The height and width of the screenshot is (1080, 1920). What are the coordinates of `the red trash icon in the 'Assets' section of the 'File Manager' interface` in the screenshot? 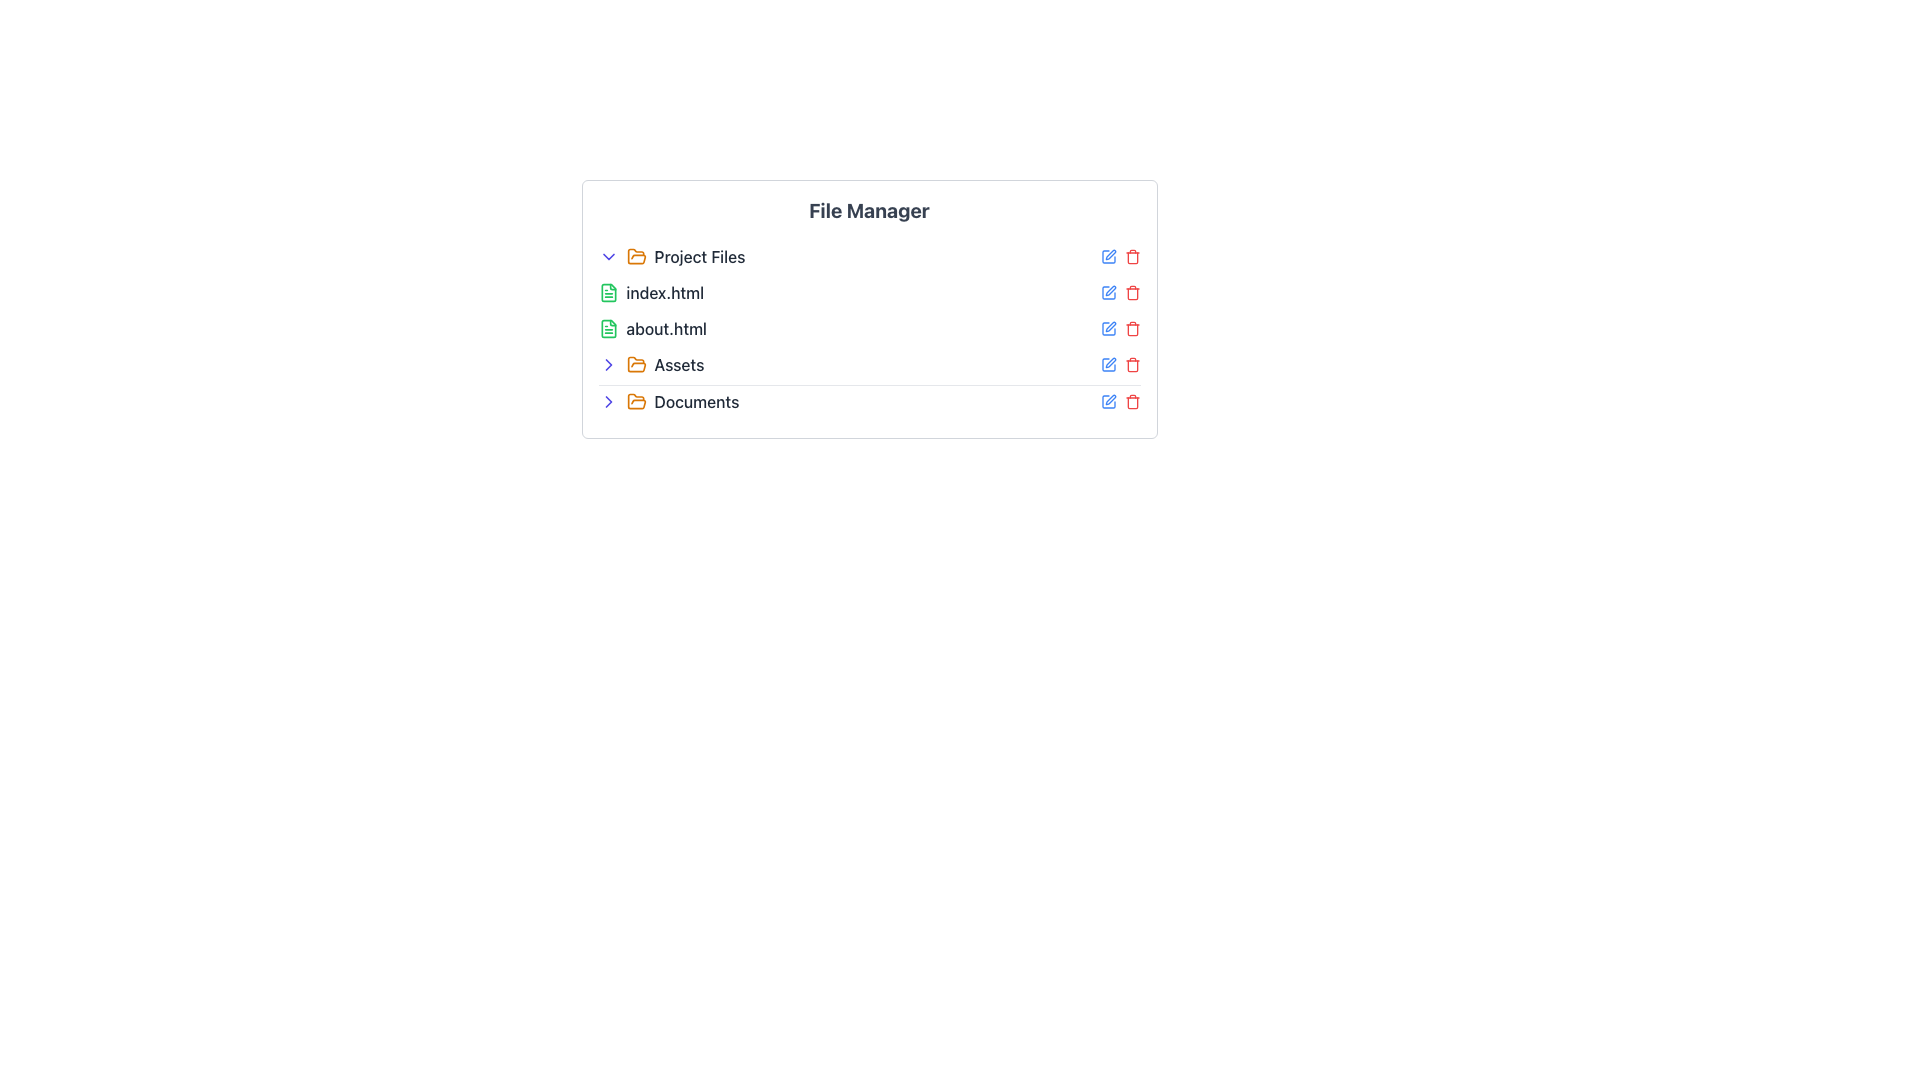 It's located at (1120, 365).